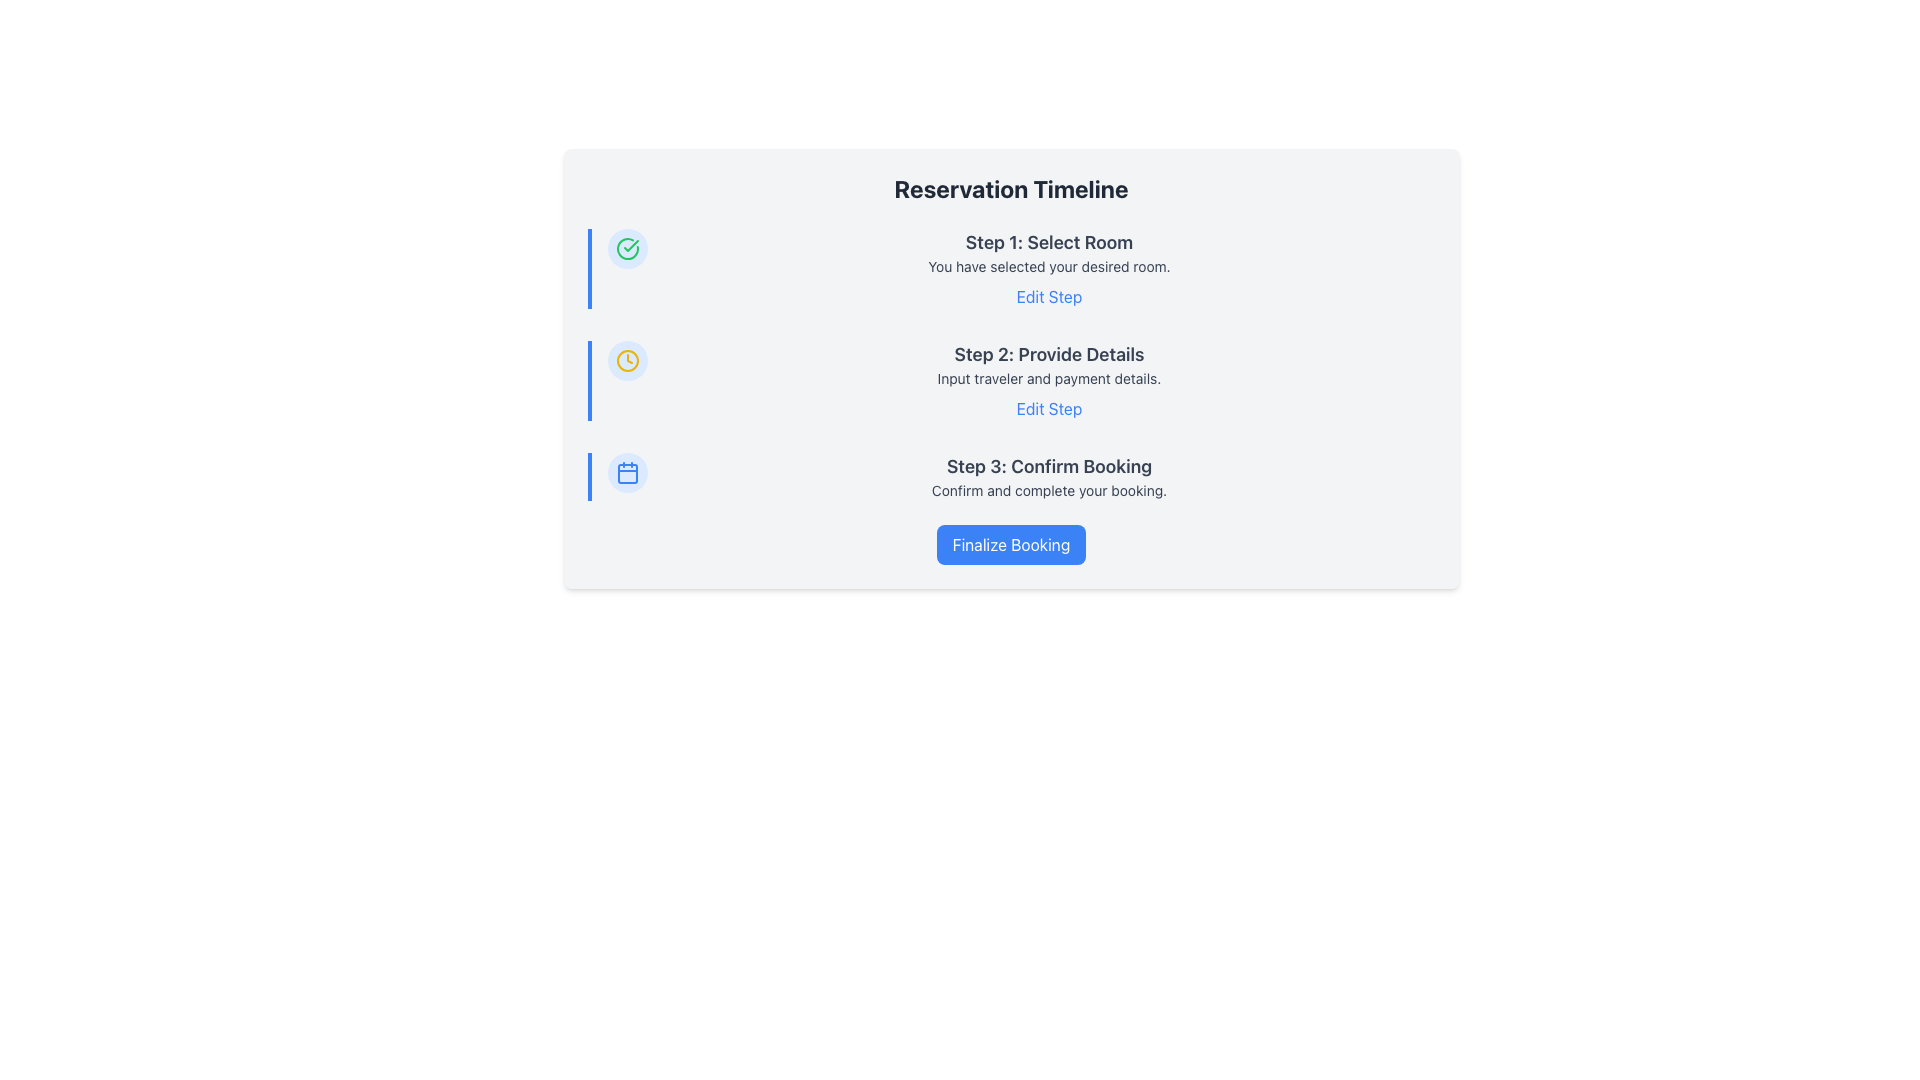  Describe the element at coordinates (1048, 381) in the screenshot. I see `the interactive 'Edit Step' hyperlink located in the textual content styled with gray font on a white background, which is part of the second step in the process layout` at that location.